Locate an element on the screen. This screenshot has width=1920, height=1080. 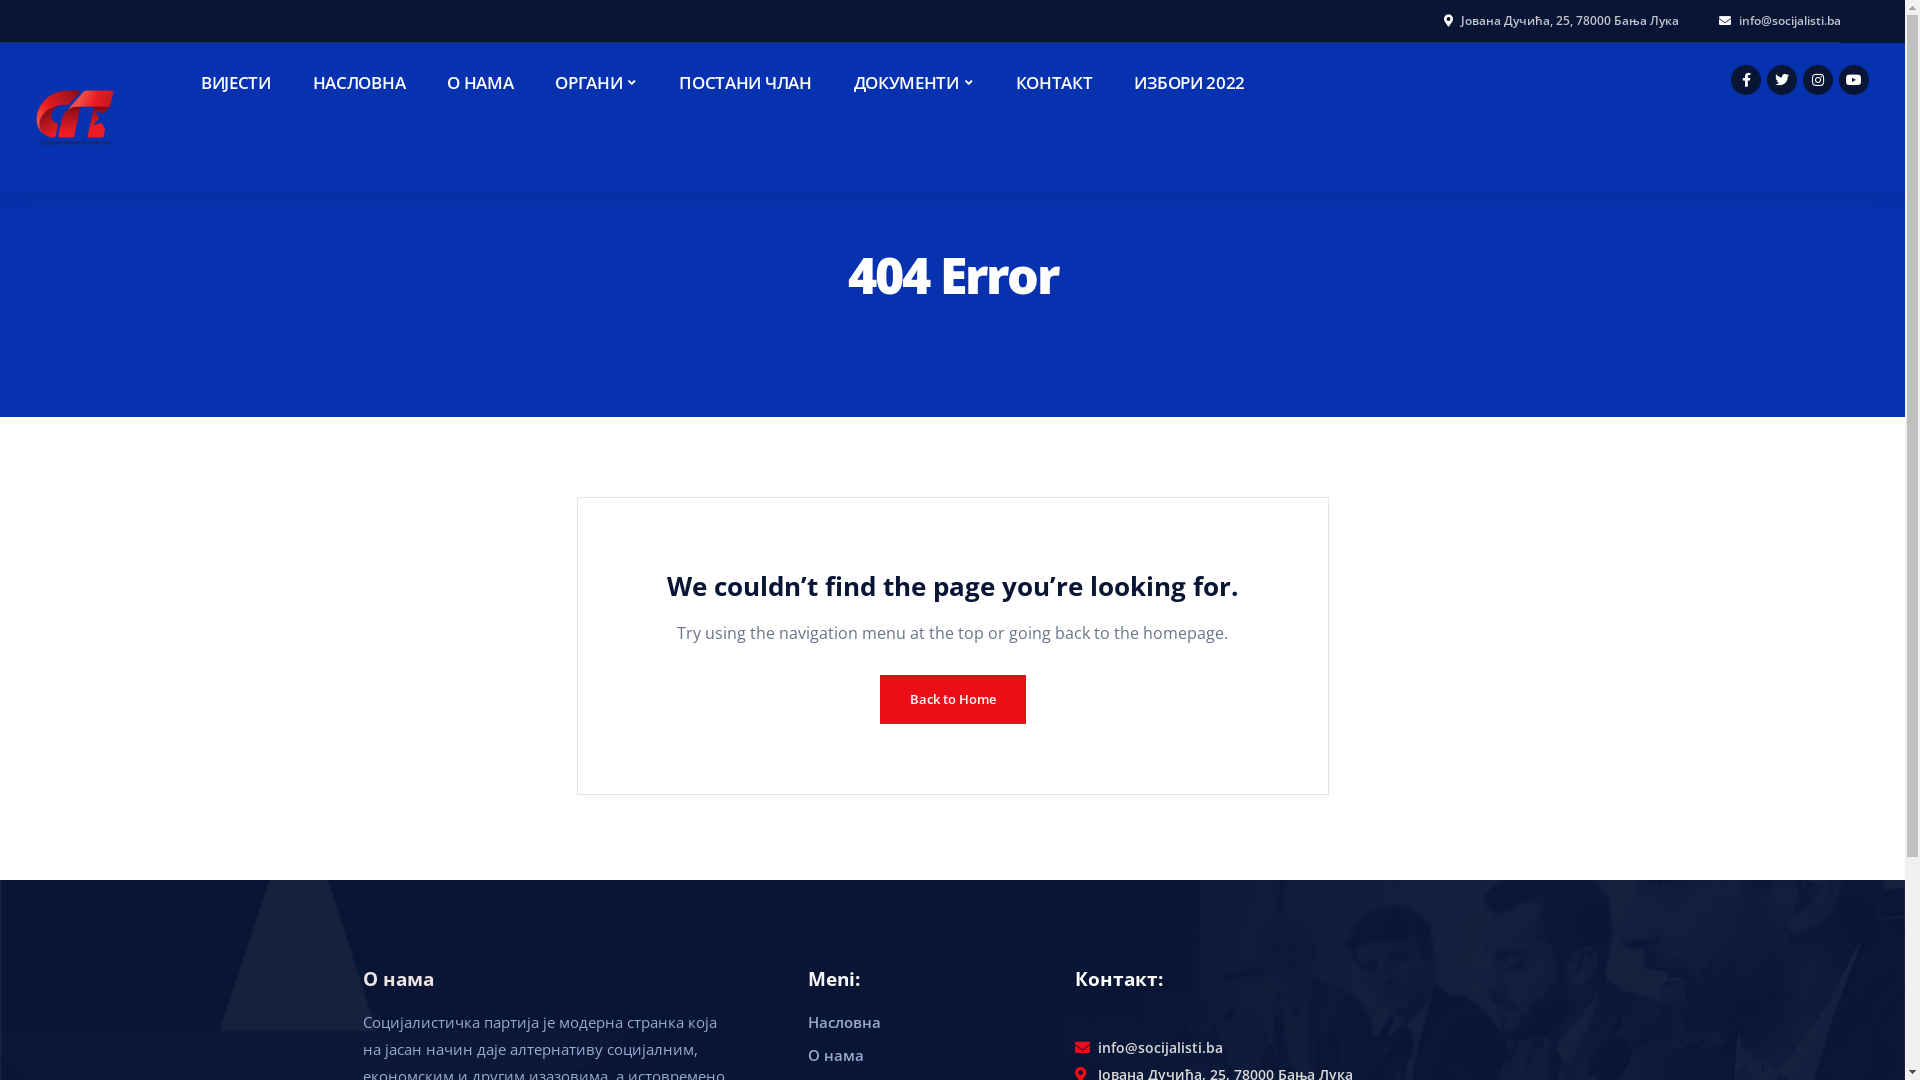
'Youtube' is located at coordinates (1852, 79).